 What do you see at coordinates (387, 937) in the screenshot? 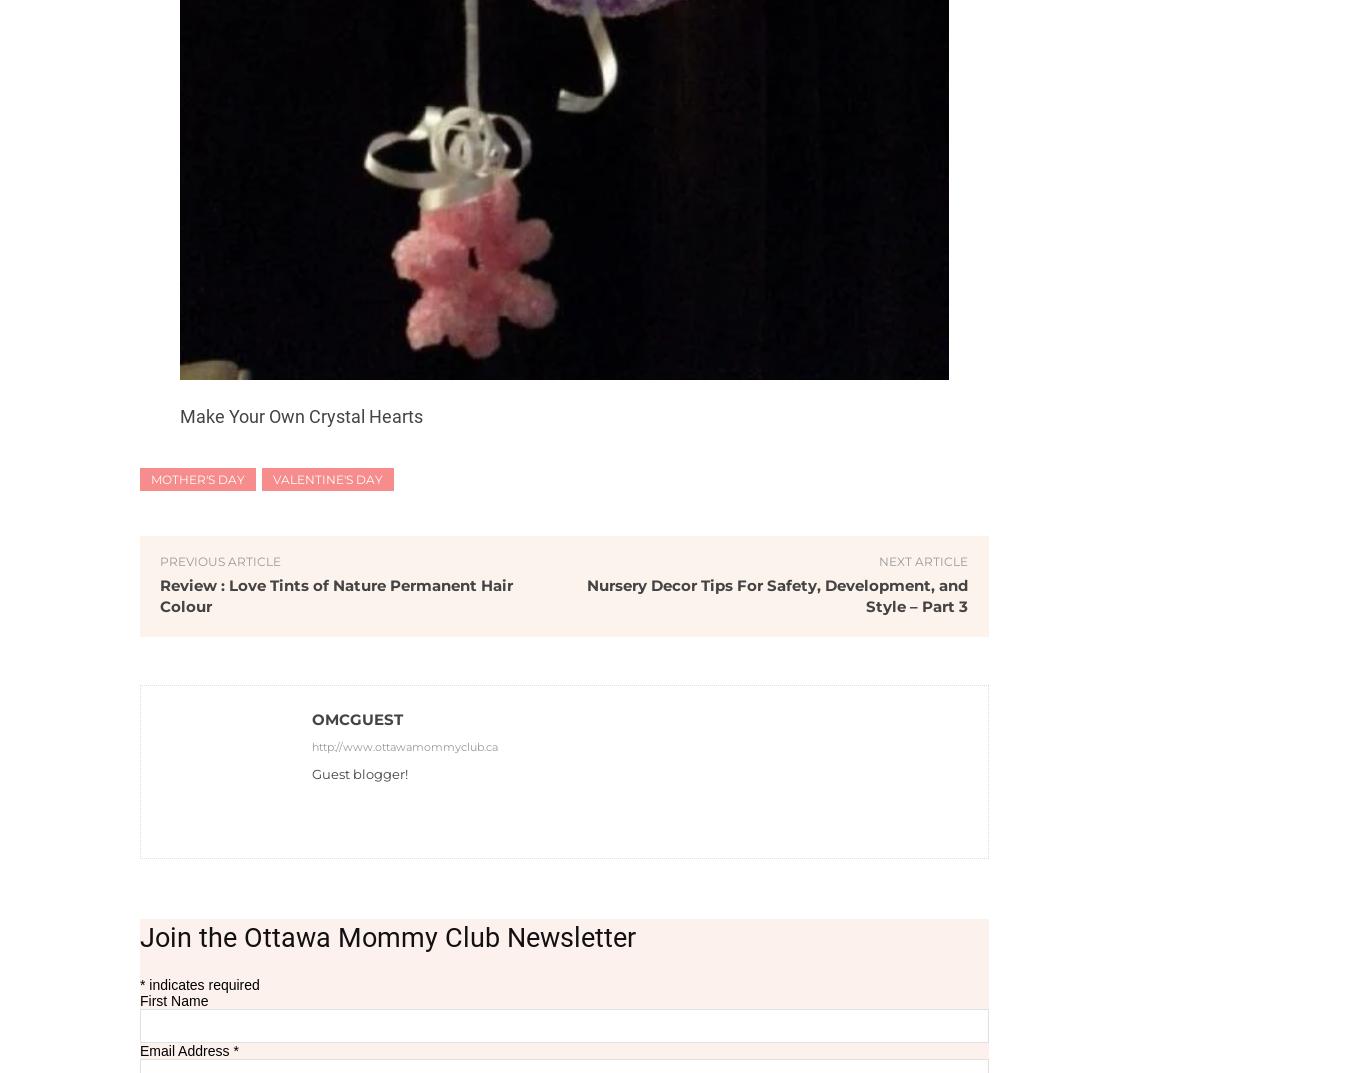
I see `'Join the Ottawa Mommy Club Newsletter'` at bounding box center [387, 937].